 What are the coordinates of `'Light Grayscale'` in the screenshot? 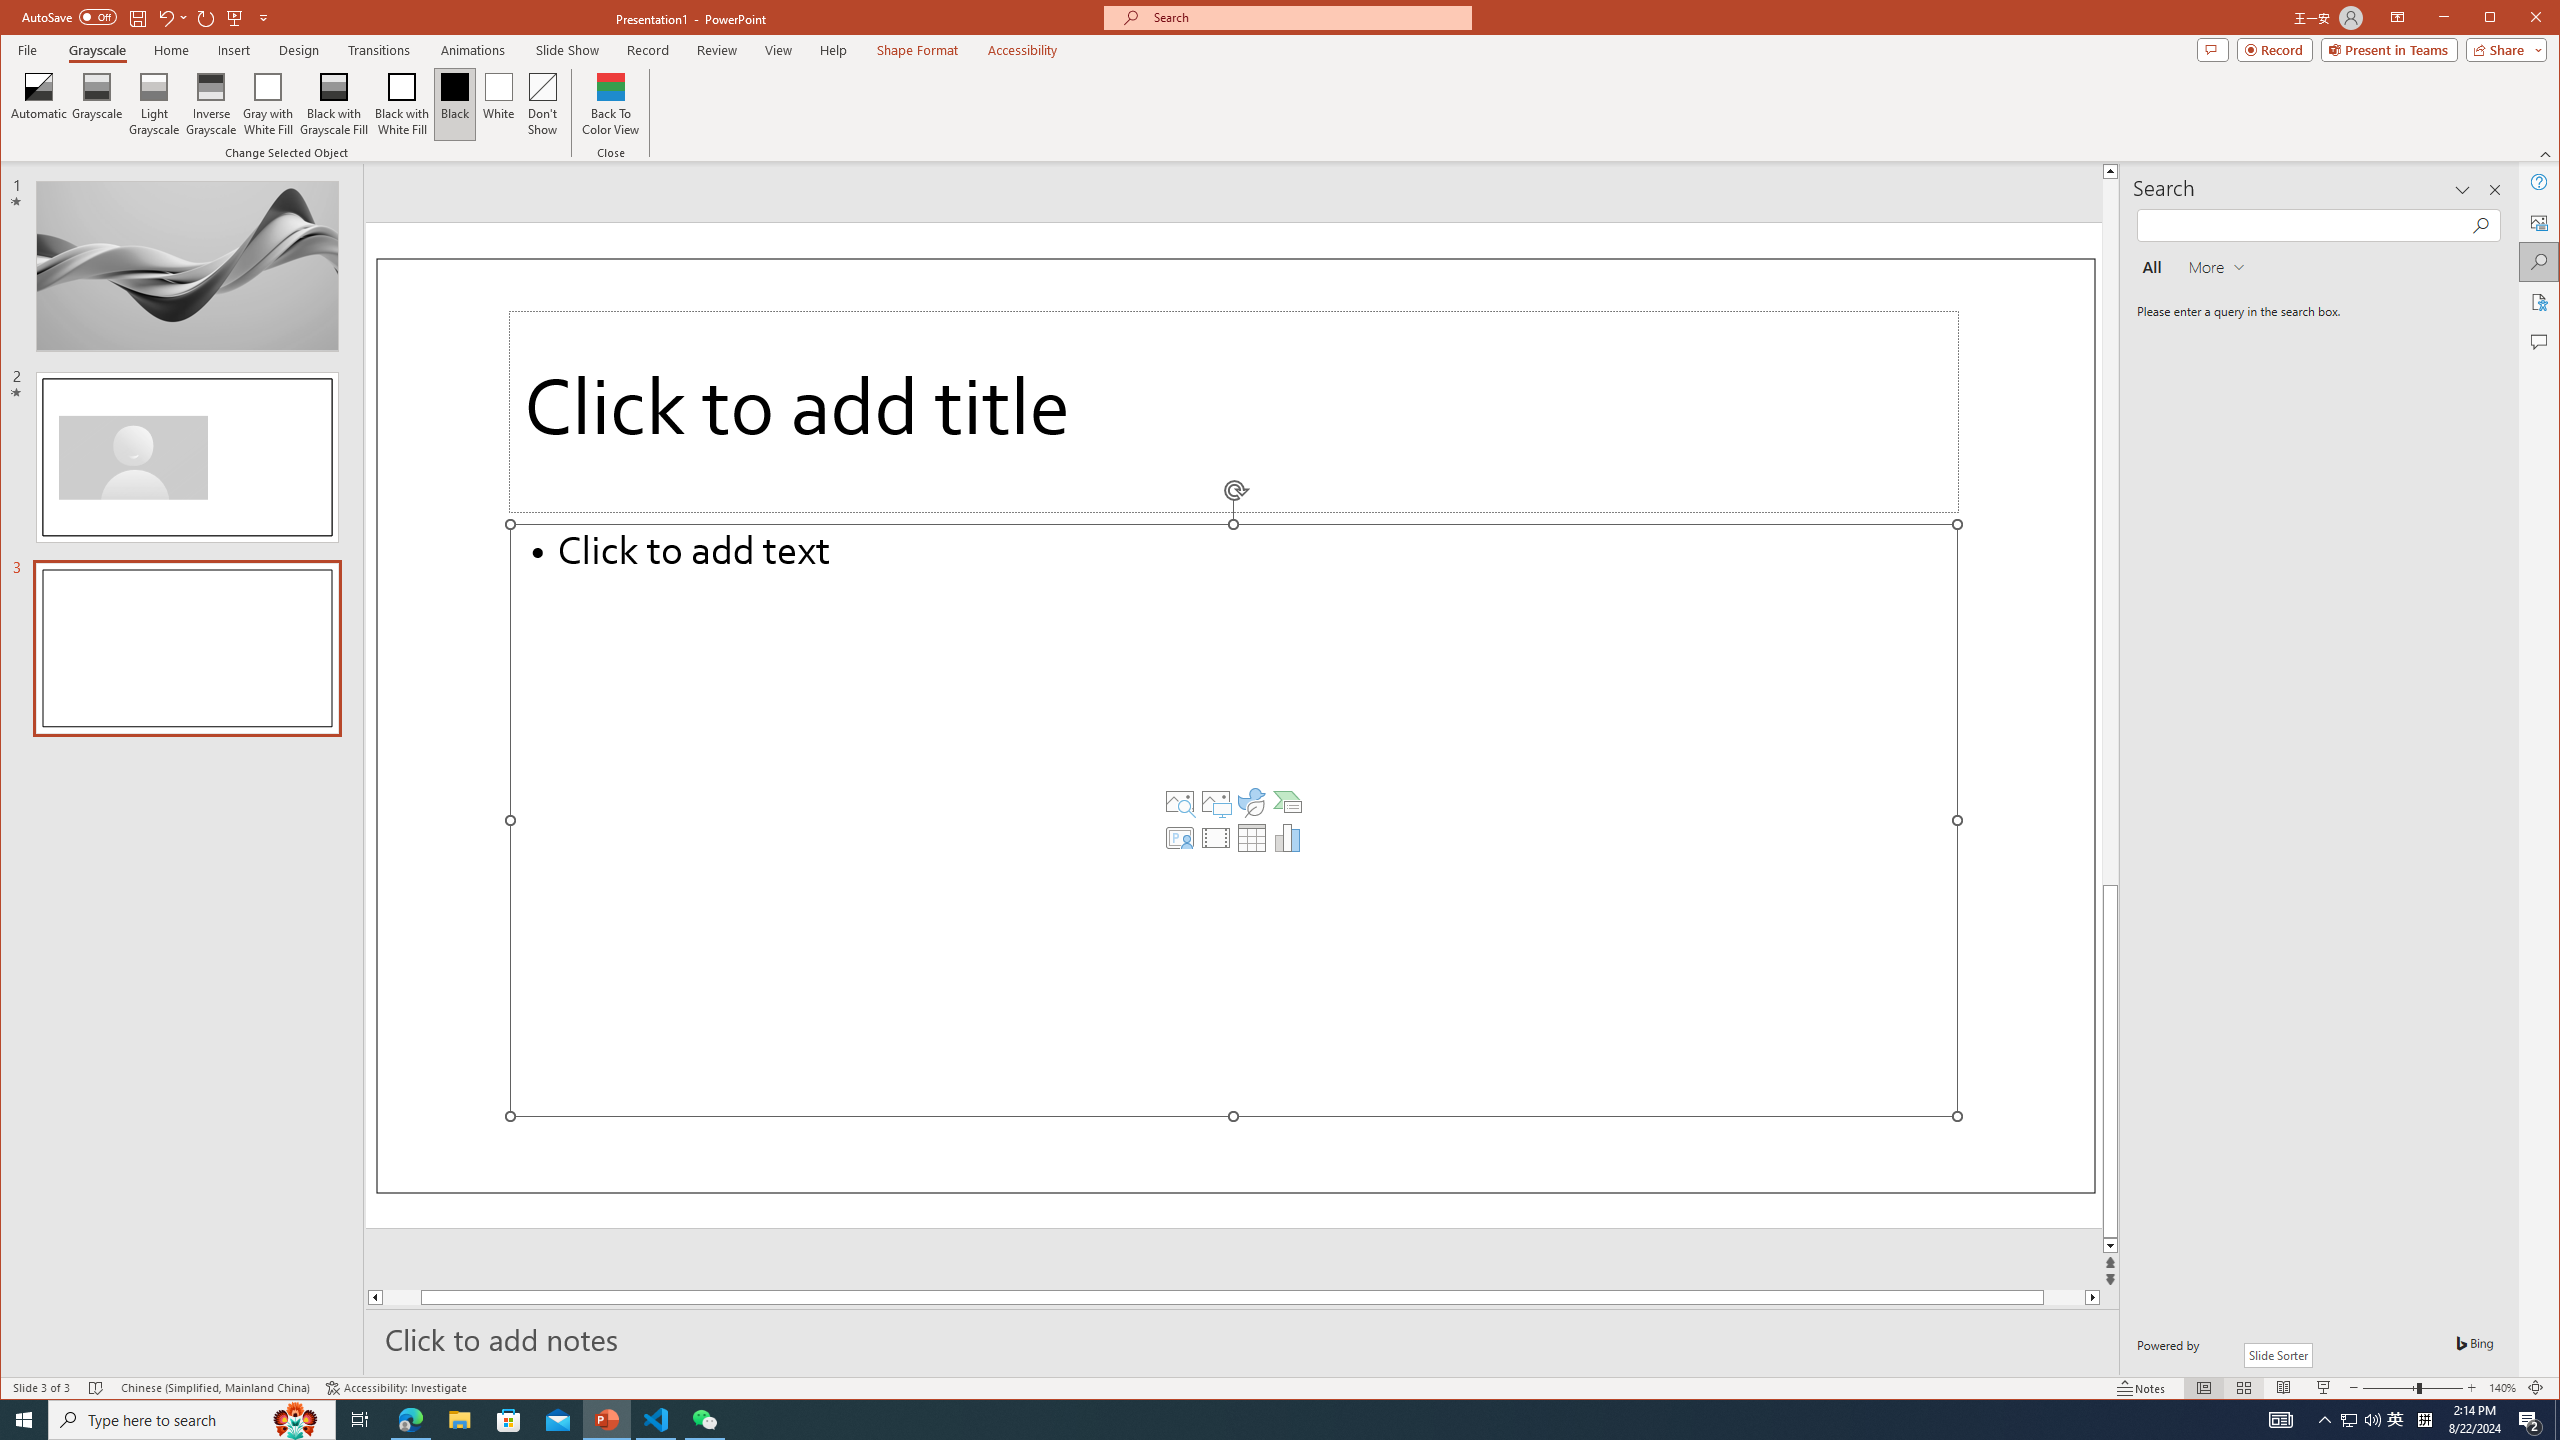 It's located at (154, 103).